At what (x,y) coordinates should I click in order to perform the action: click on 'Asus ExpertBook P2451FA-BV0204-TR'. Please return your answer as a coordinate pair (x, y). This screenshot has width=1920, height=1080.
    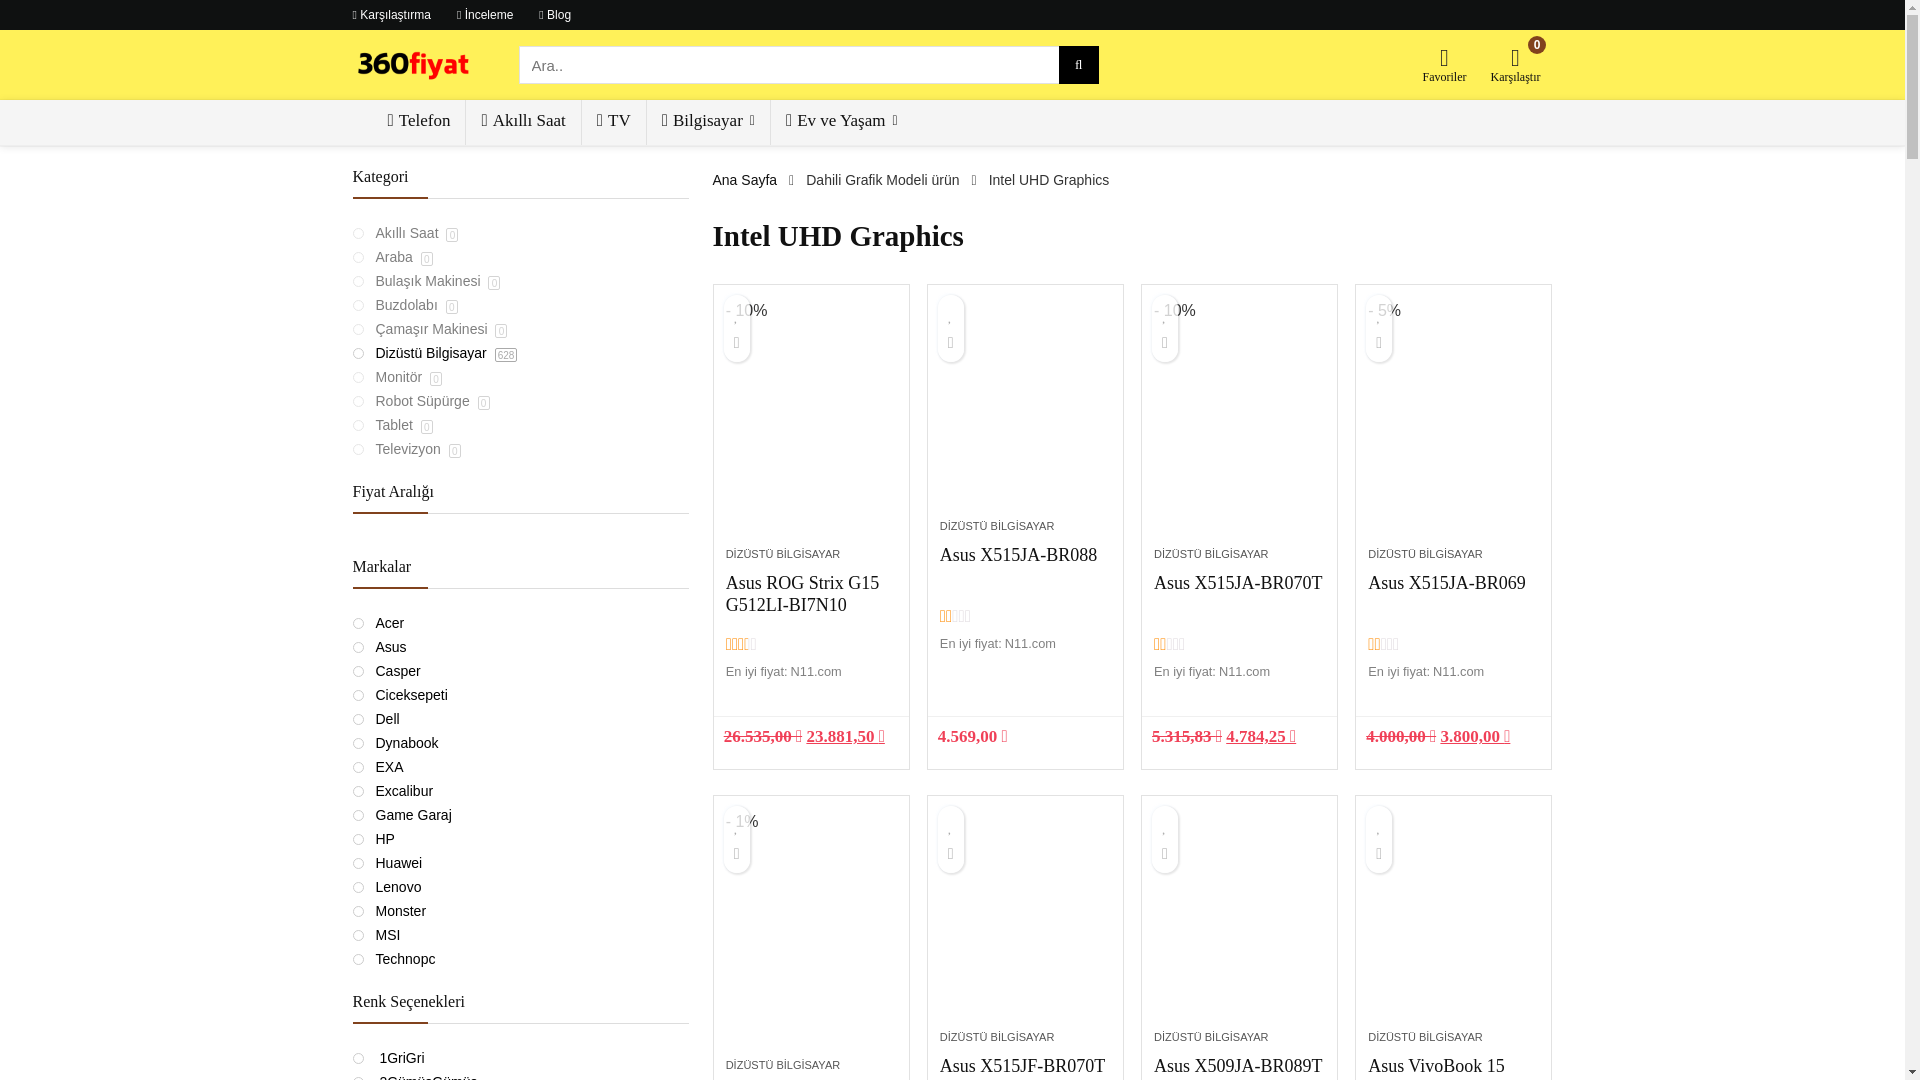
    Looking at the image, I should click on (811, 950).